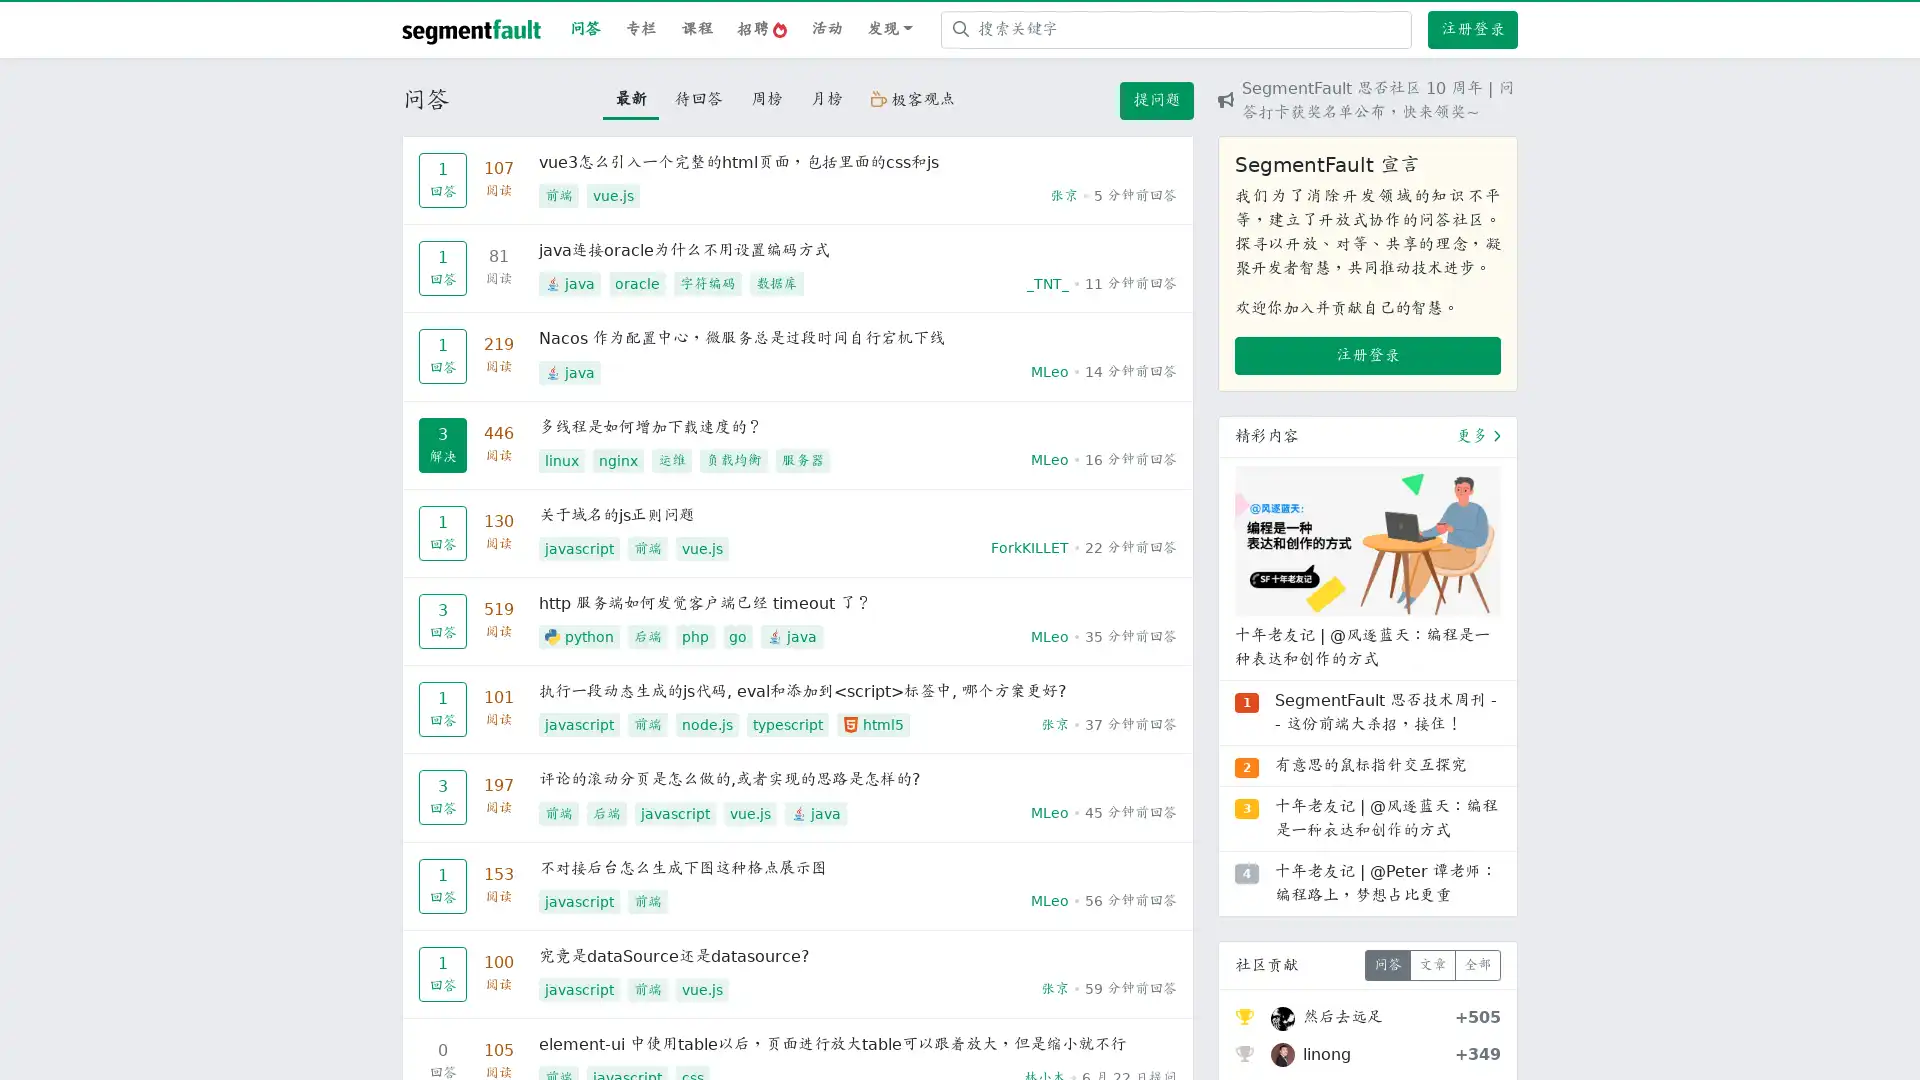 The width and height of the screenshot is (1920, 1080). What do you see at coordinates (1367, 826) in the screenshot?
I see `Slide 2` at bounding box center [1367, 826].